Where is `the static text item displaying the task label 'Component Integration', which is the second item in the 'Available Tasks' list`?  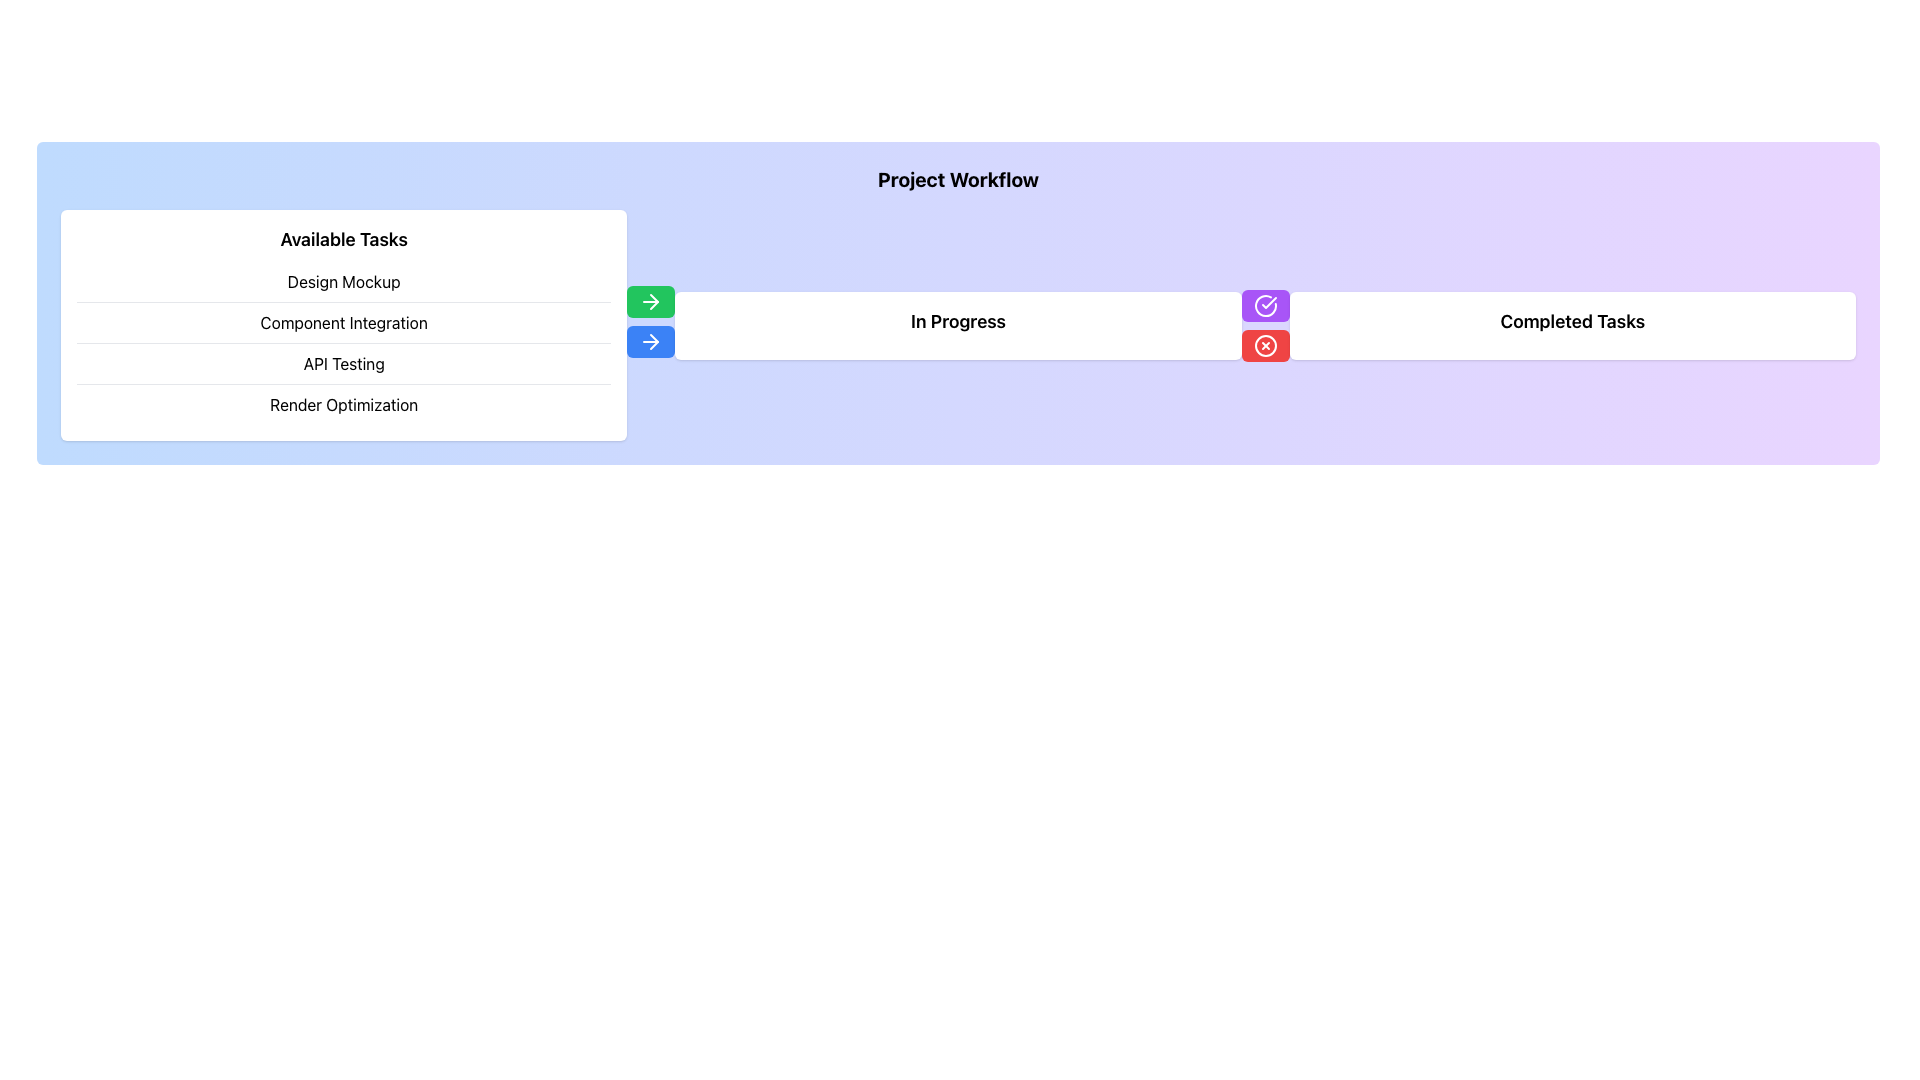 the static text item displaying the task label 'Component Integration', which is the second item in the 'Available Tasks' list is located at coordinates (344, 322).